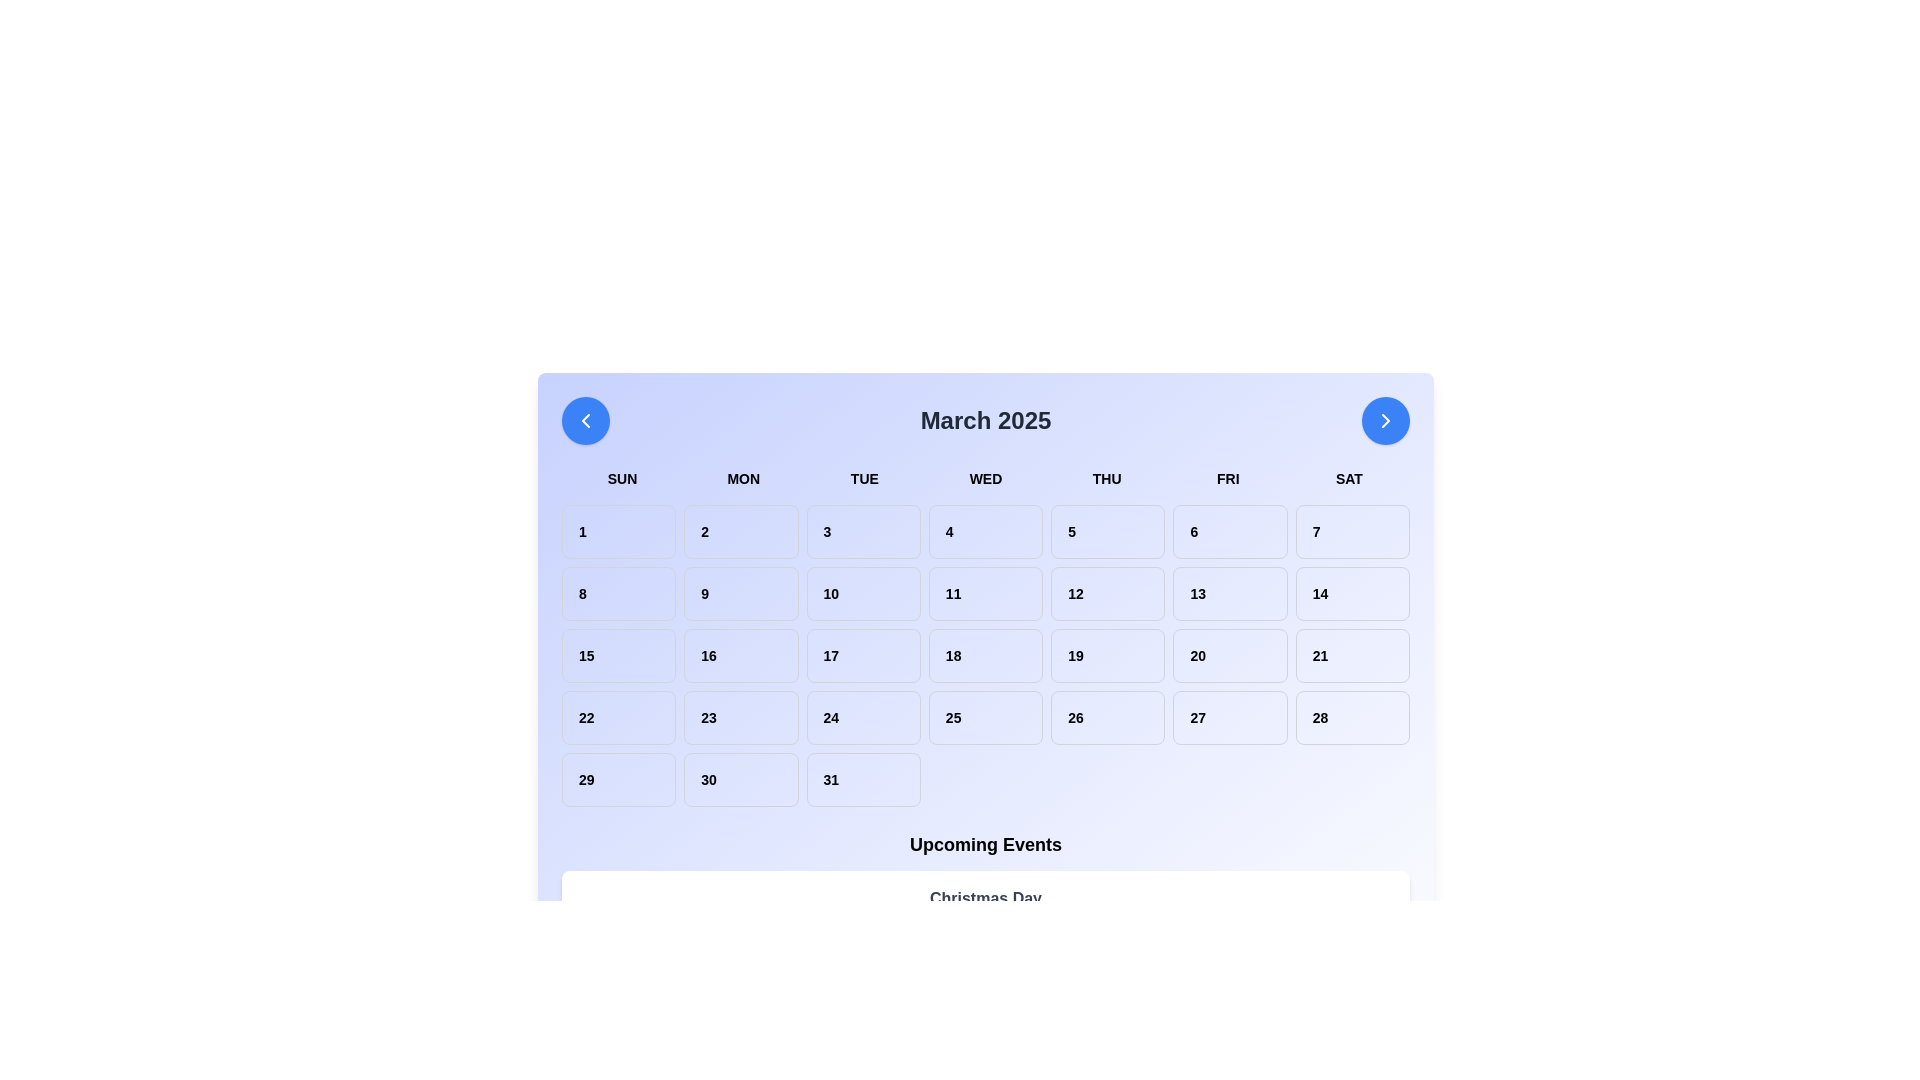  Describe the element at coordinates (1107, 531) in the screenshot. I see `the button representing Thursday in the calendar grid` at that location.